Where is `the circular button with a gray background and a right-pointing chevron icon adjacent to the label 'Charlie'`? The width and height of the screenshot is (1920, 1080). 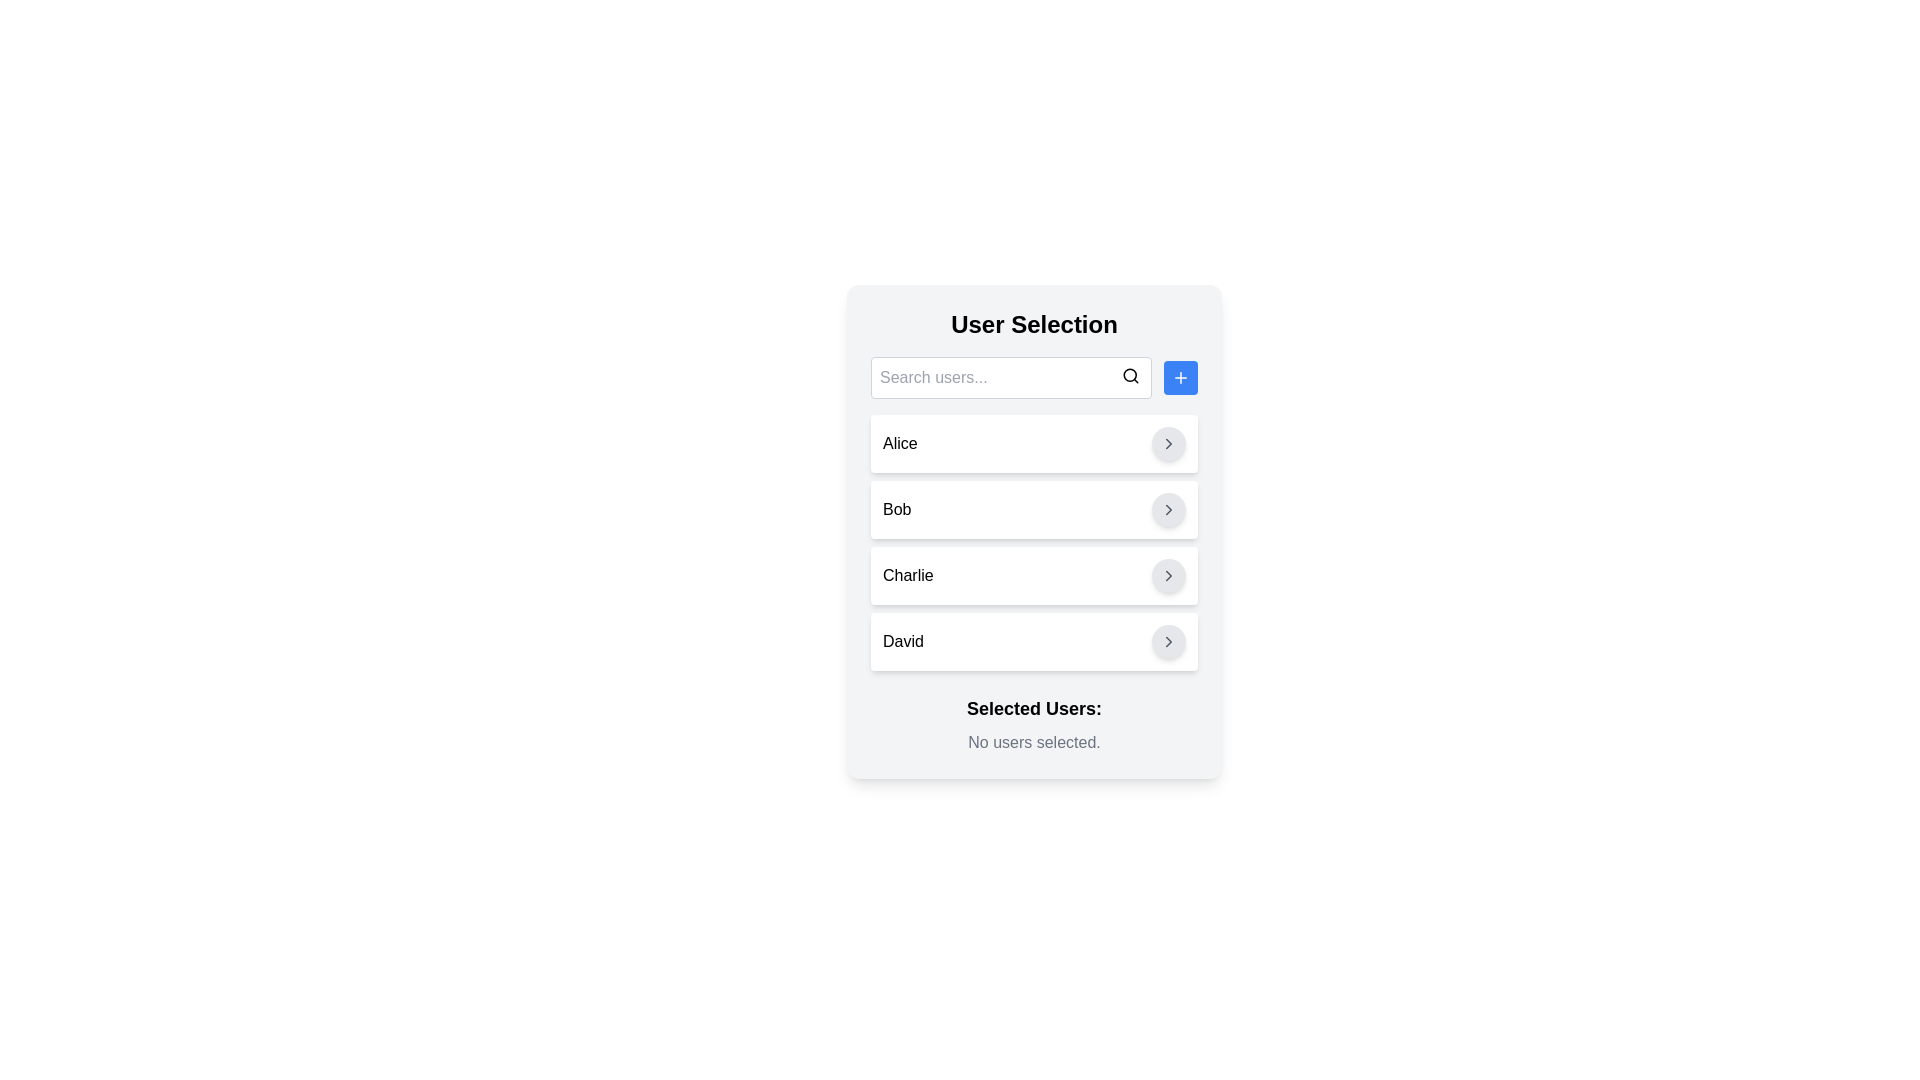
the circular button with a gray background and a right-pointing chevron icon adjacent to the label 'Charlie' is located at coordinates (1169, 575).